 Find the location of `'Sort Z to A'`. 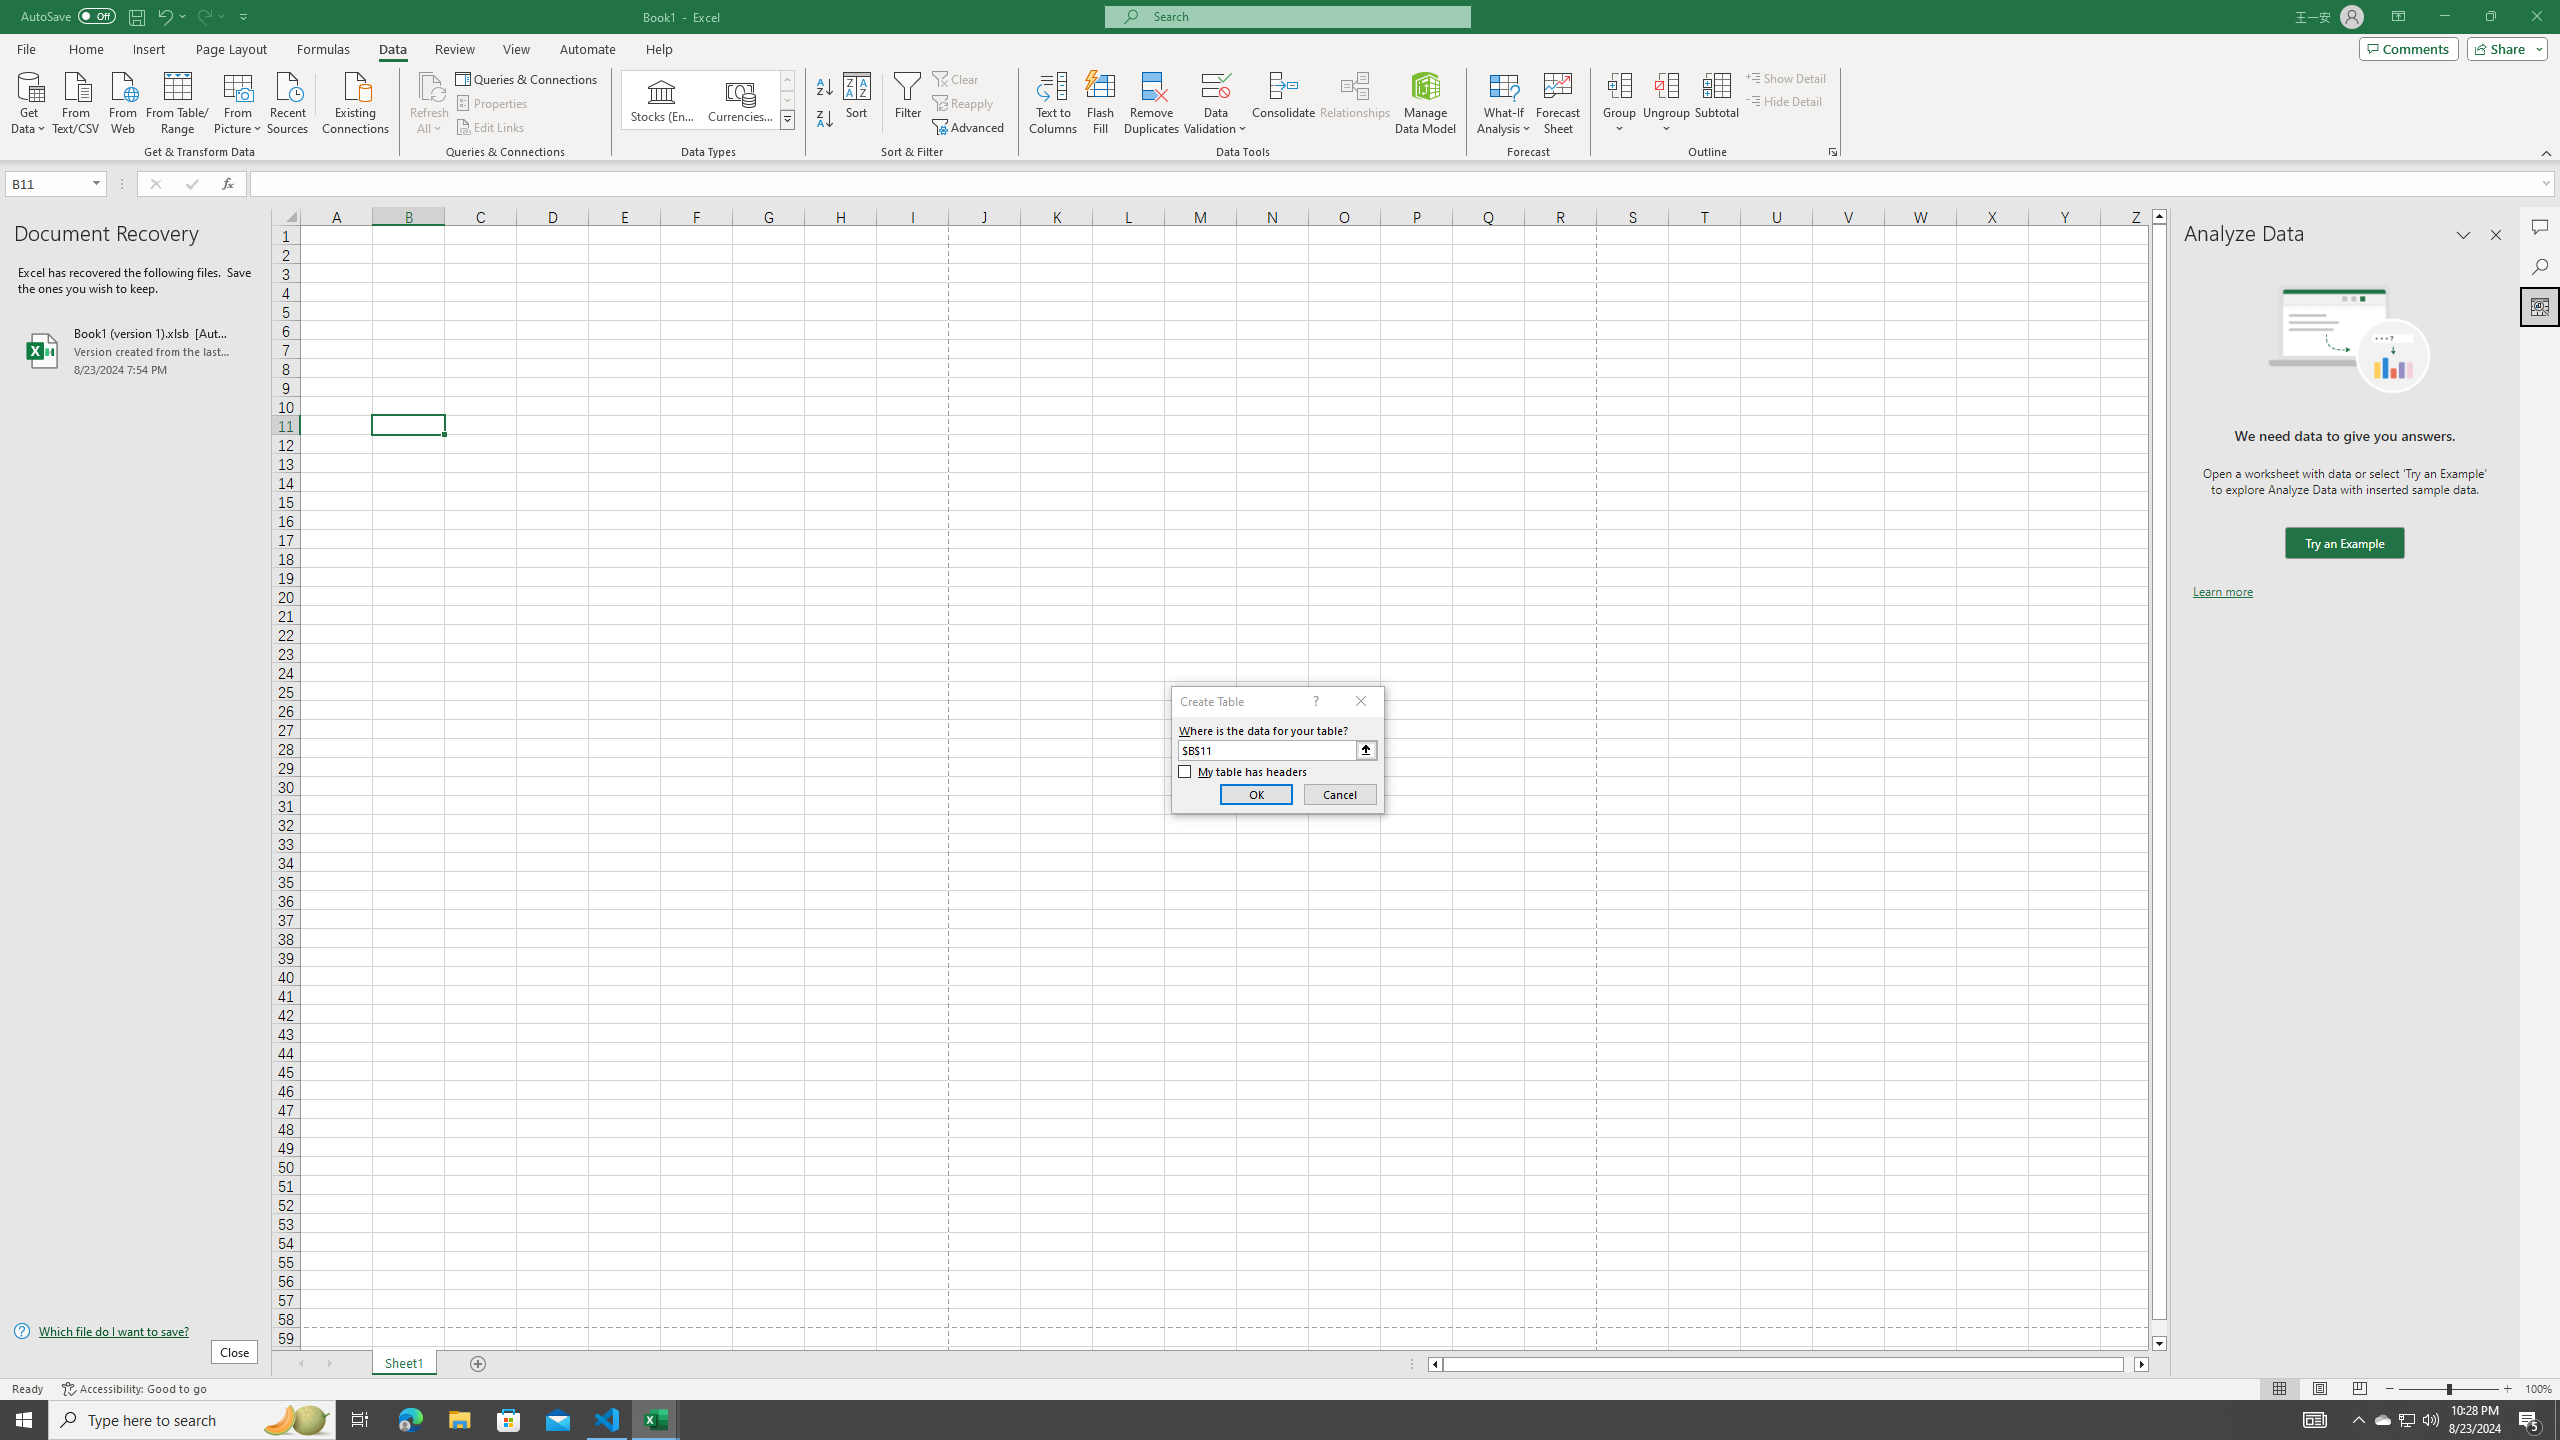

'Sort Z to A' is located at coordinates (824, 118).